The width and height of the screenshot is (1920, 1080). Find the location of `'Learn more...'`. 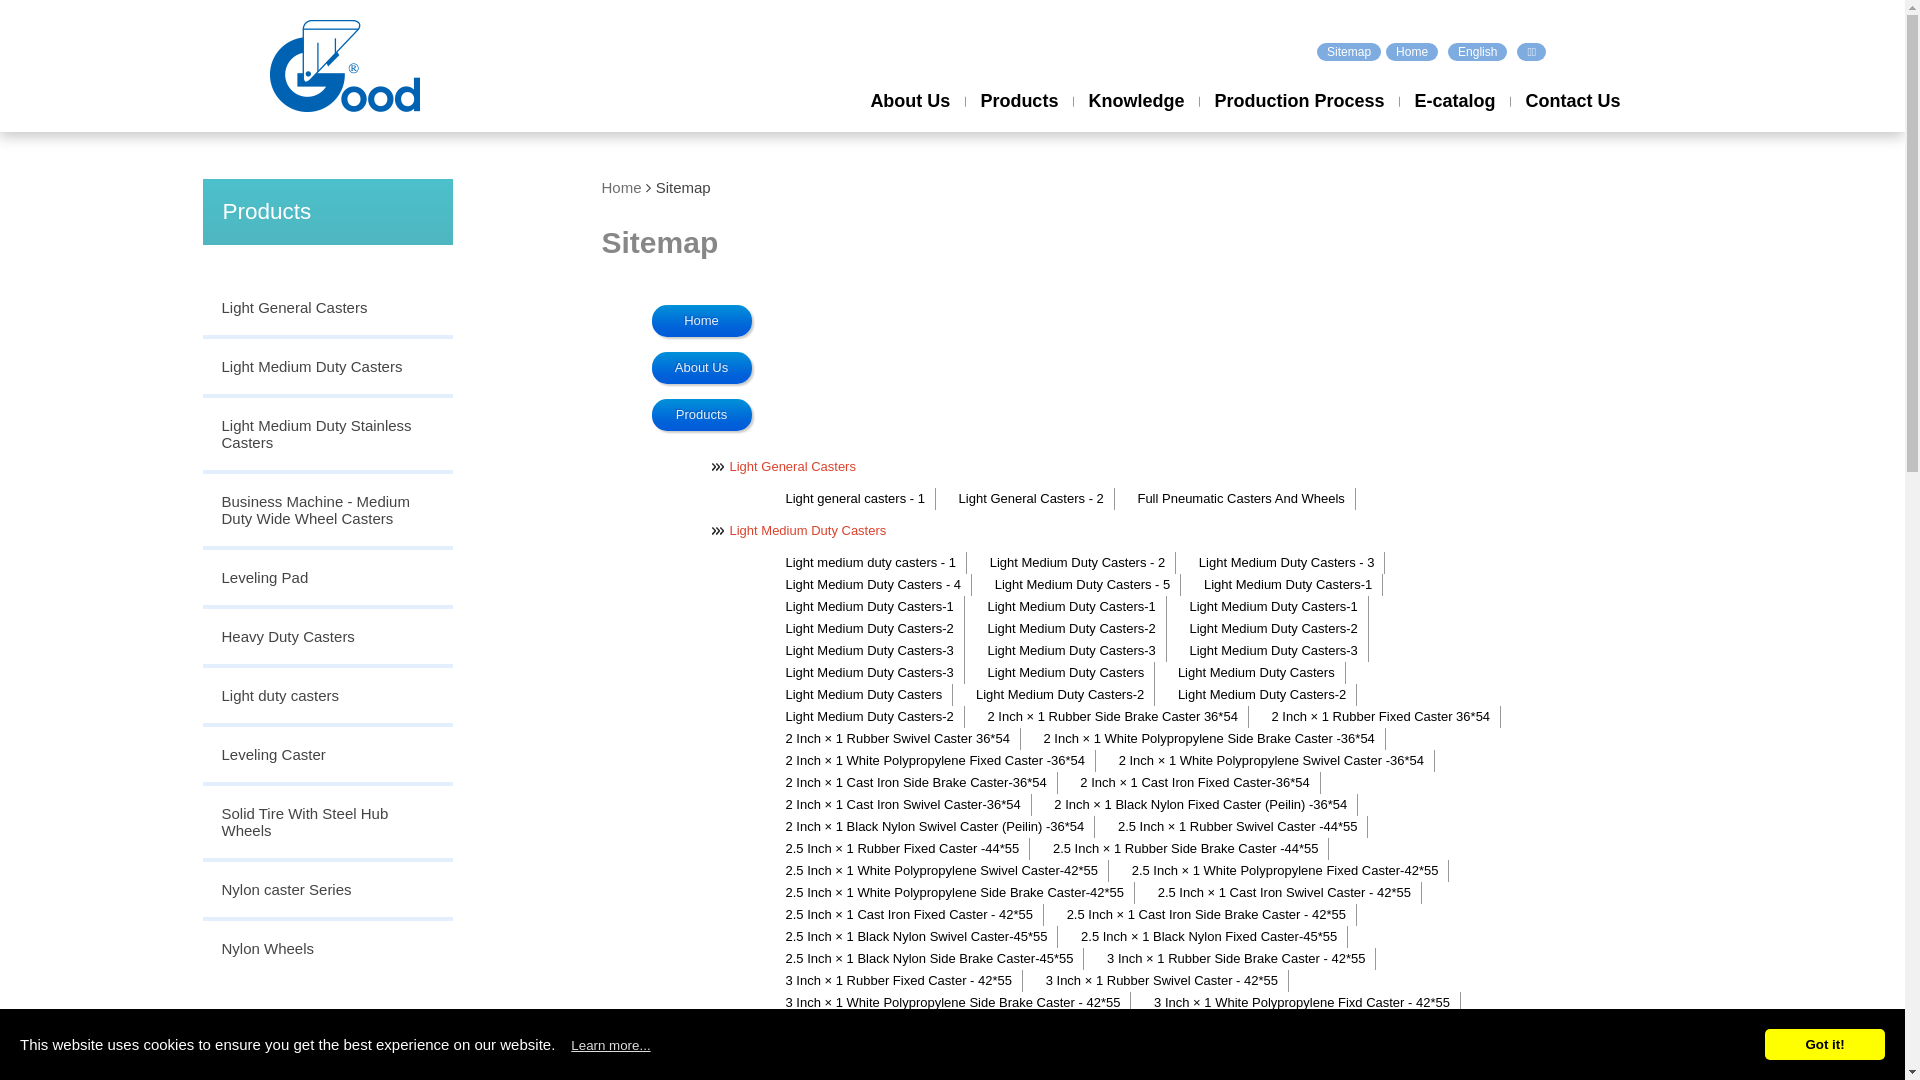

'Learn more...' is located at coordinates (609, 1043).